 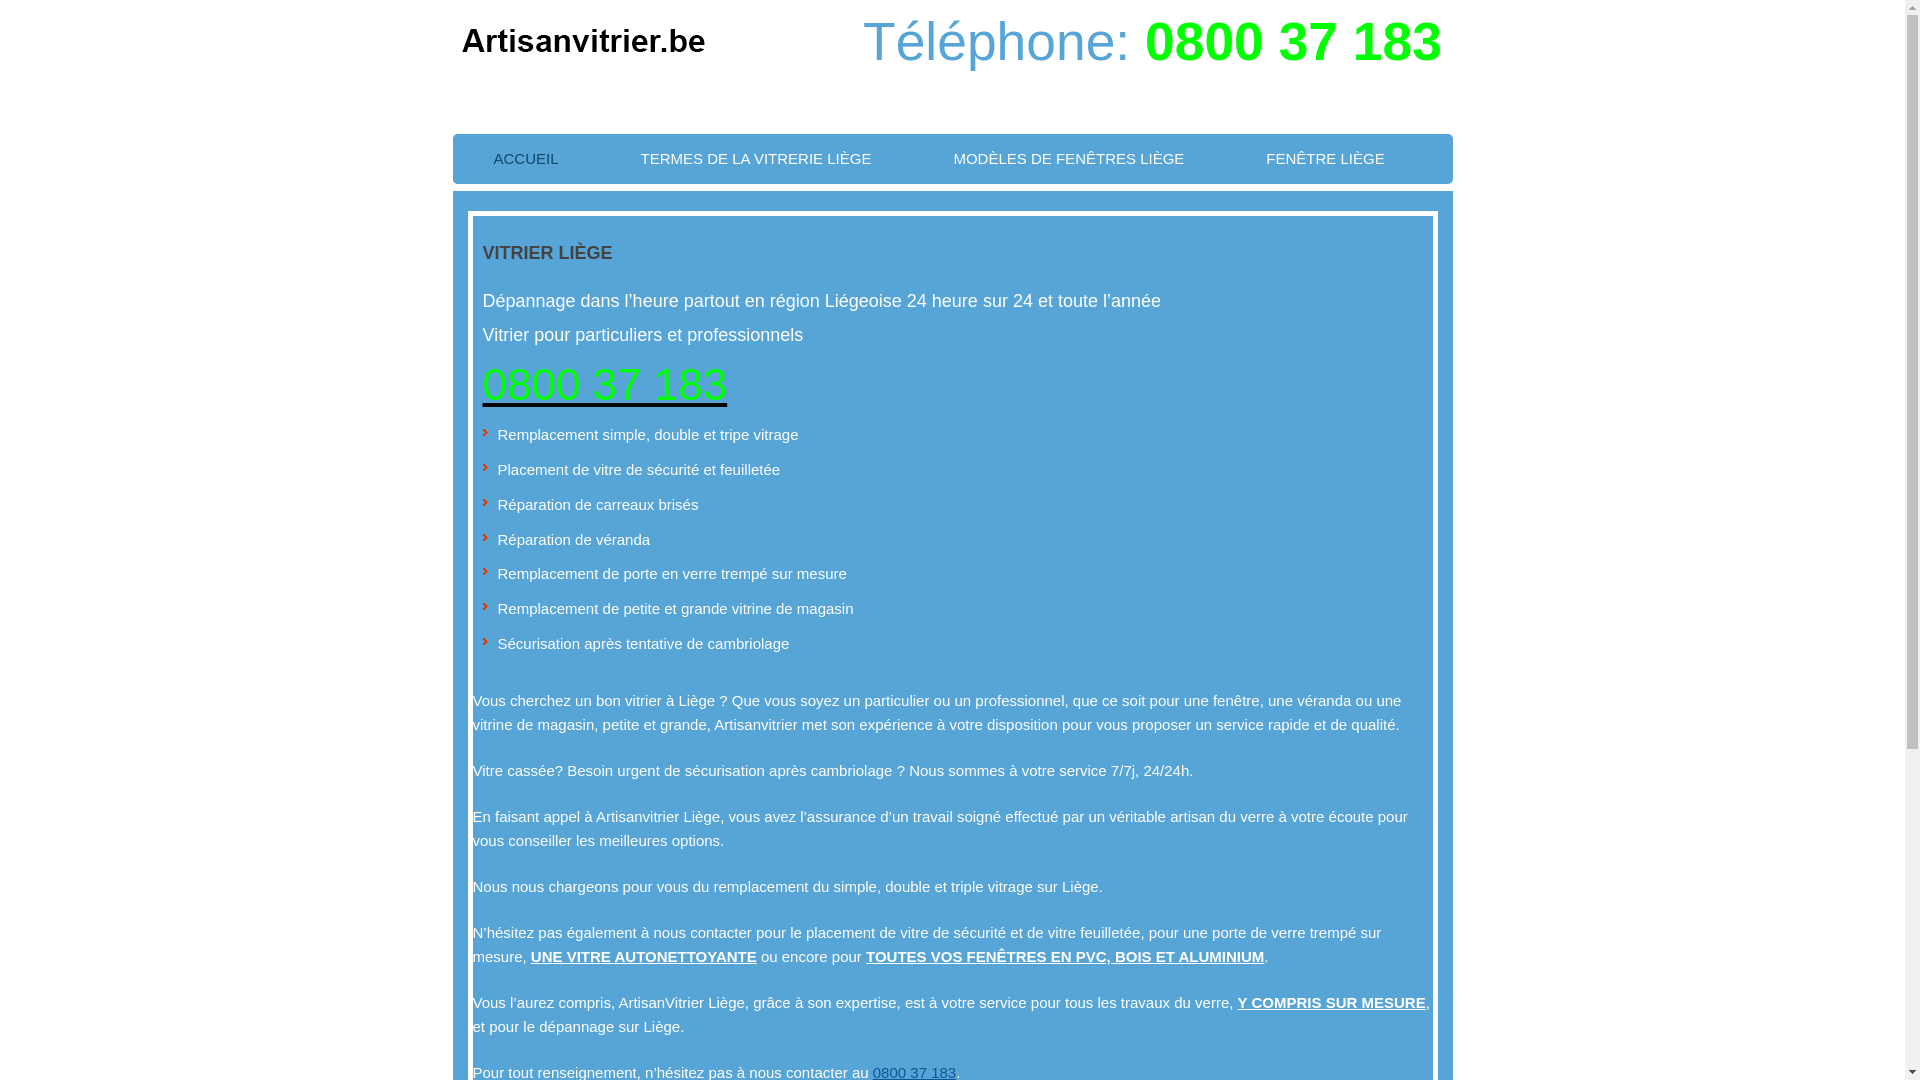 What do you see at coordinates (1293, 41) in the screenshot?
I see `'0800 37 183'` at bounding box center [1293, 41].